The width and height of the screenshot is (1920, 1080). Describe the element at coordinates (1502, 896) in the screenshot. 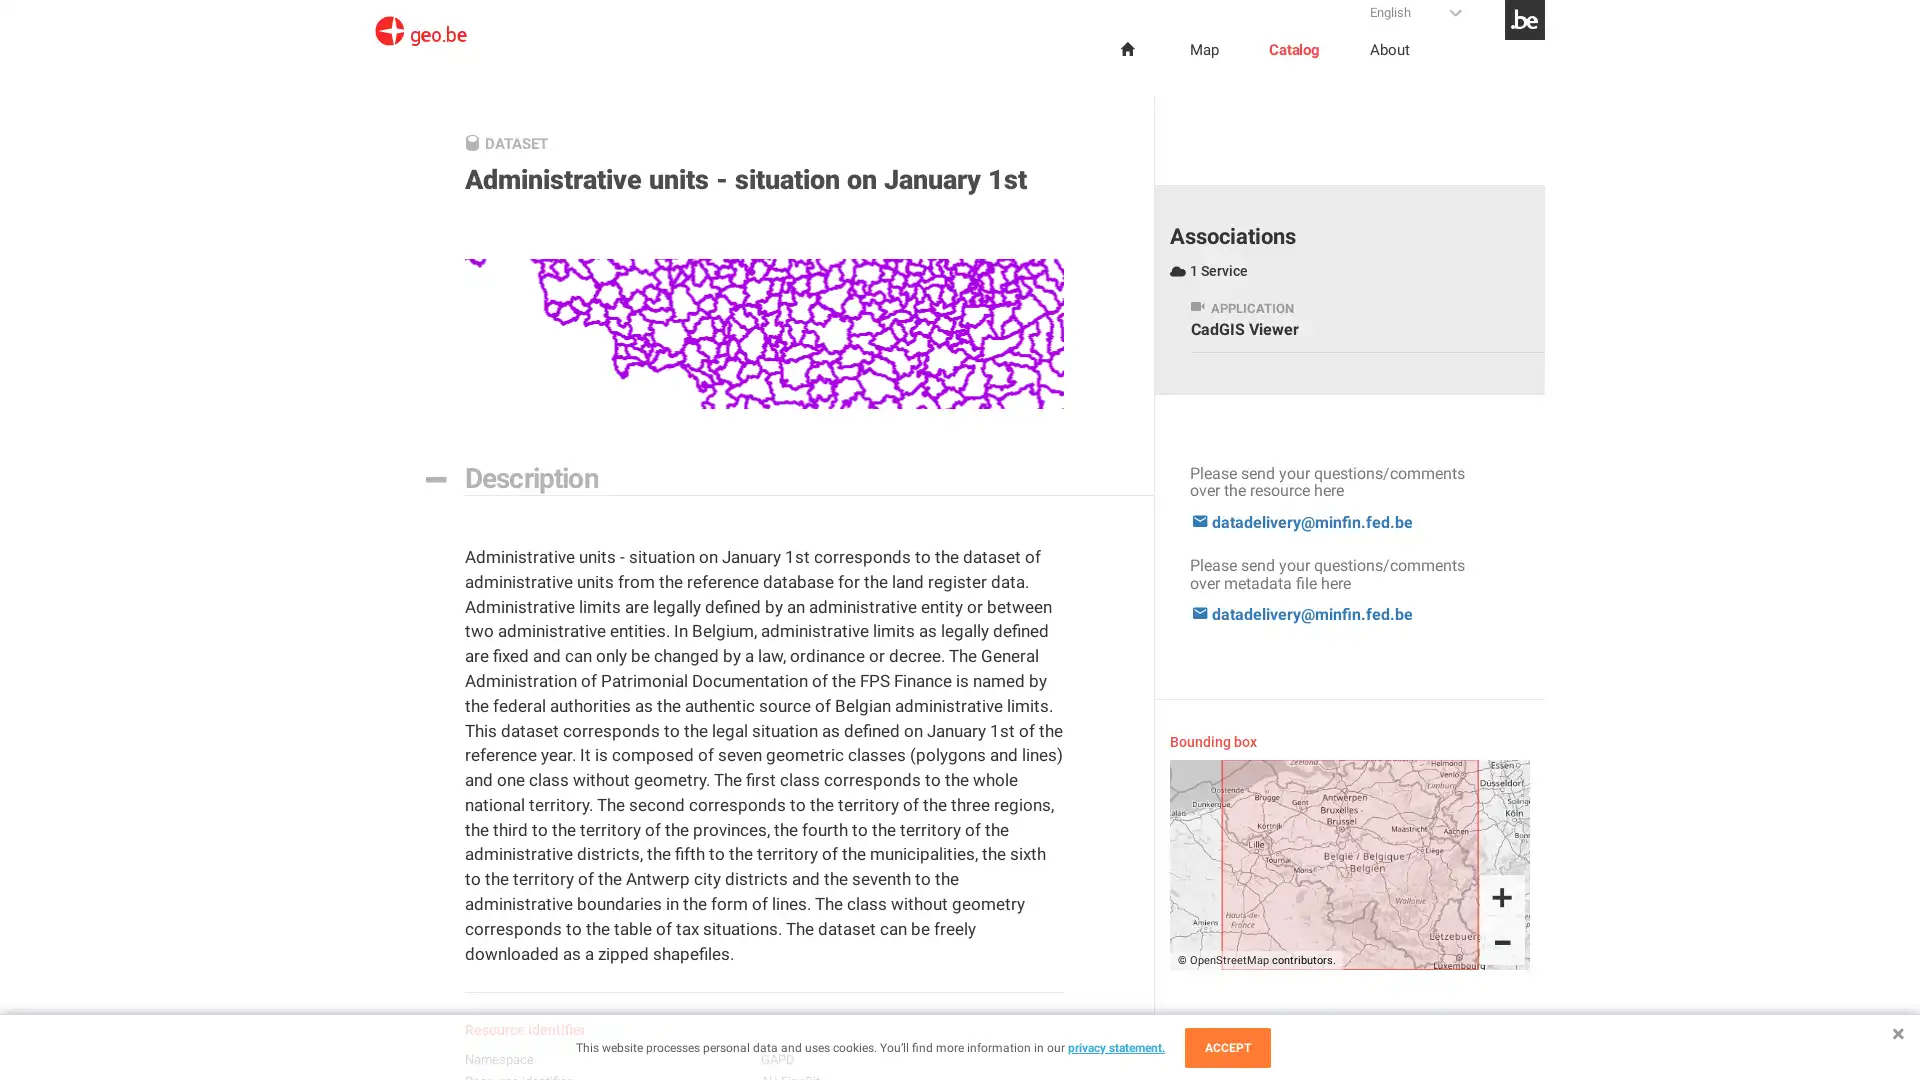

I see `+` at that location.